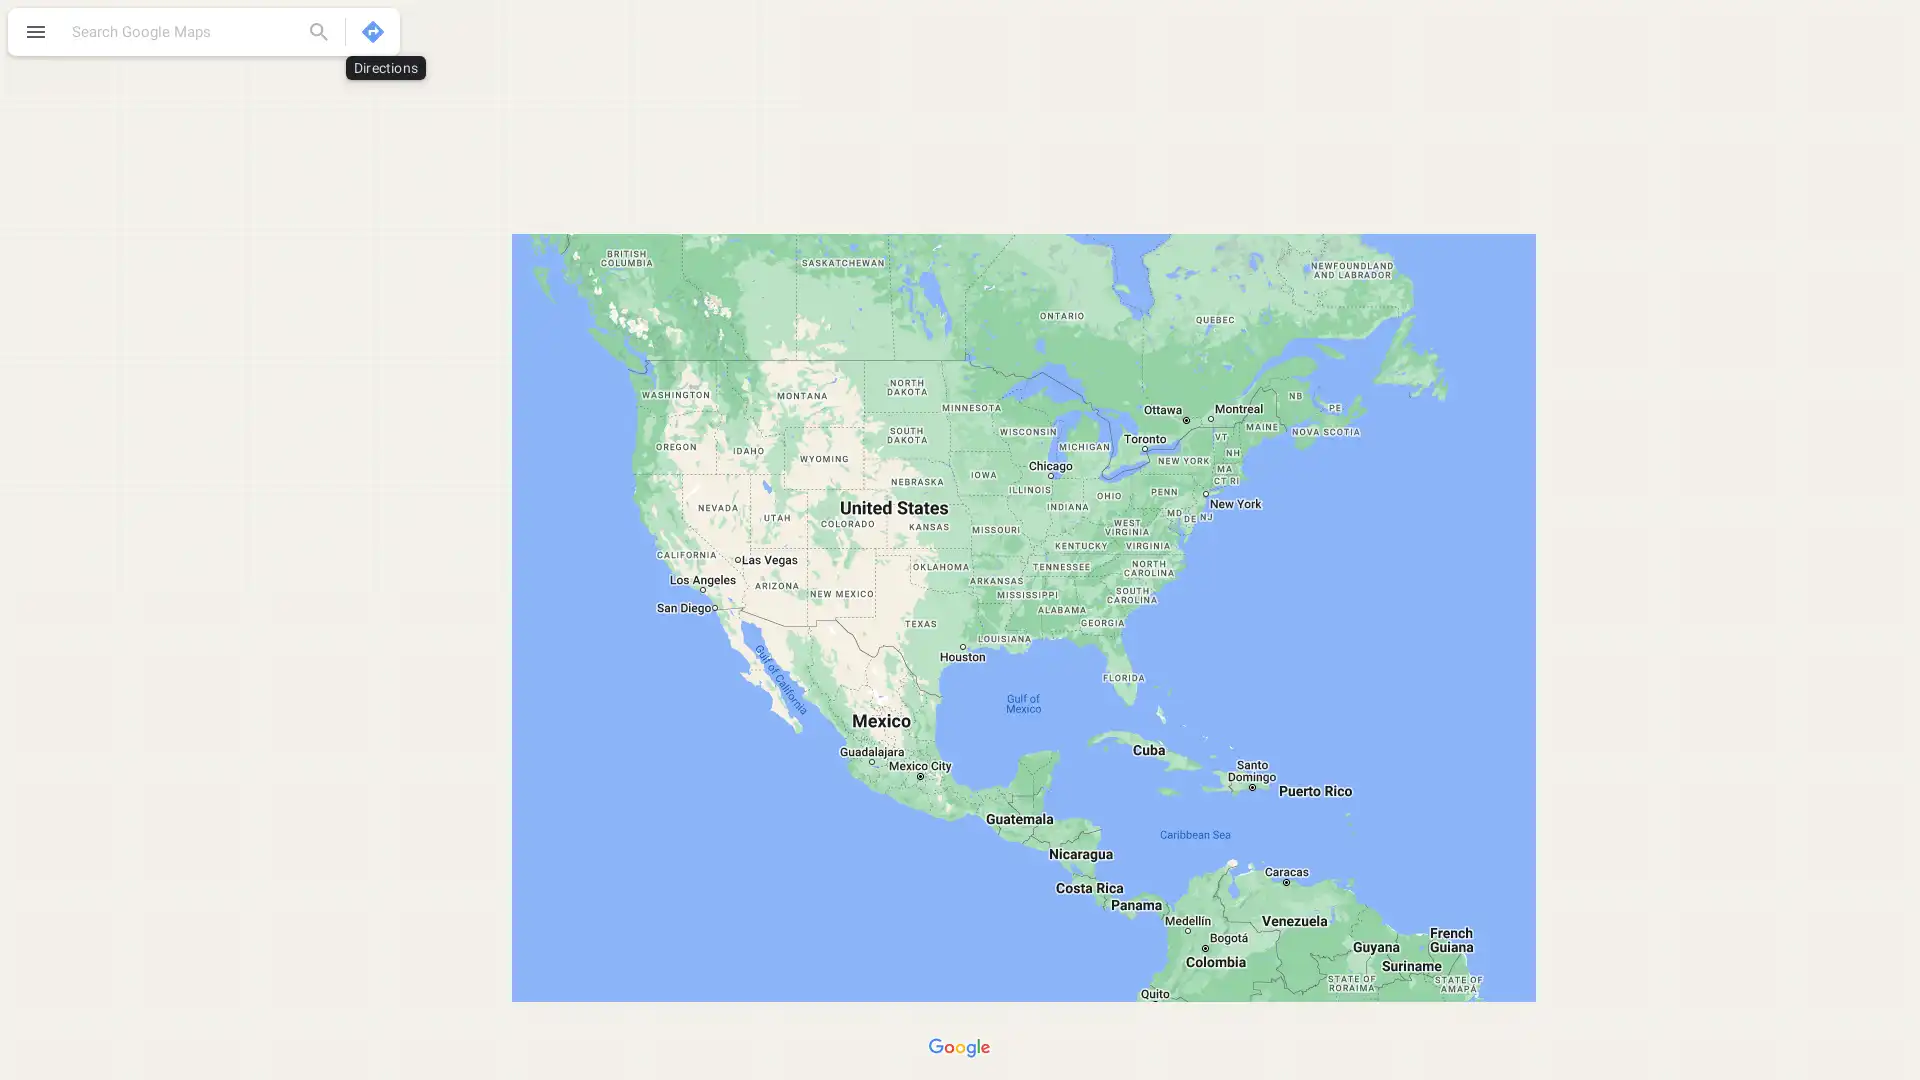 The image size is (1920, 1080). Describe the element at coordinates (373, 31) in the screenshot. I see `Directions` at that location.